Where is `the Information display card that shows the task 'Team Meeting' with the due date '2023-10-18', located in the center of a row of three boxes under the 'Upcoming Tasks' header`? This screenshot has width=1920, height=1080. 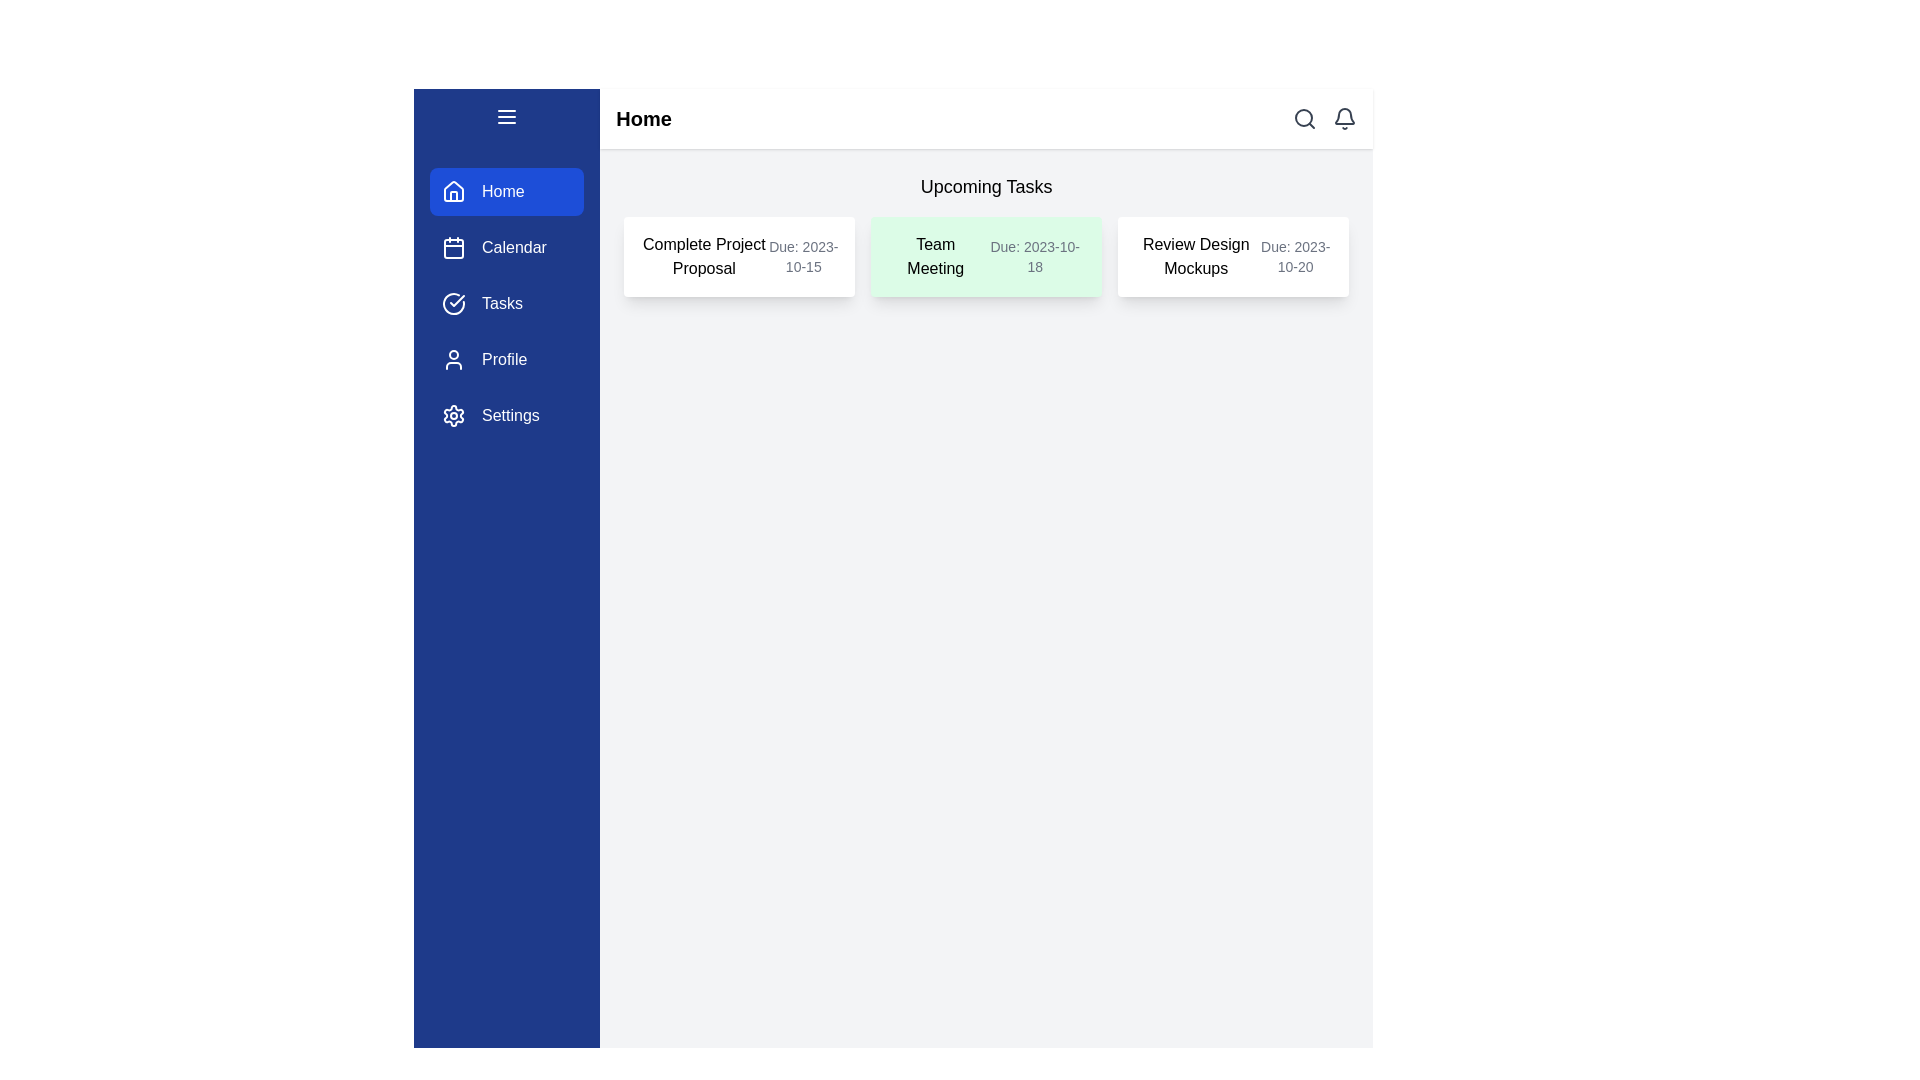 the Information display card that shows the task 'Team Meeting' with the due date '2023-10-18', located in the center of a row of three boxes under the 'Upcoming Tasks' header is located at coordinates (986, 234).